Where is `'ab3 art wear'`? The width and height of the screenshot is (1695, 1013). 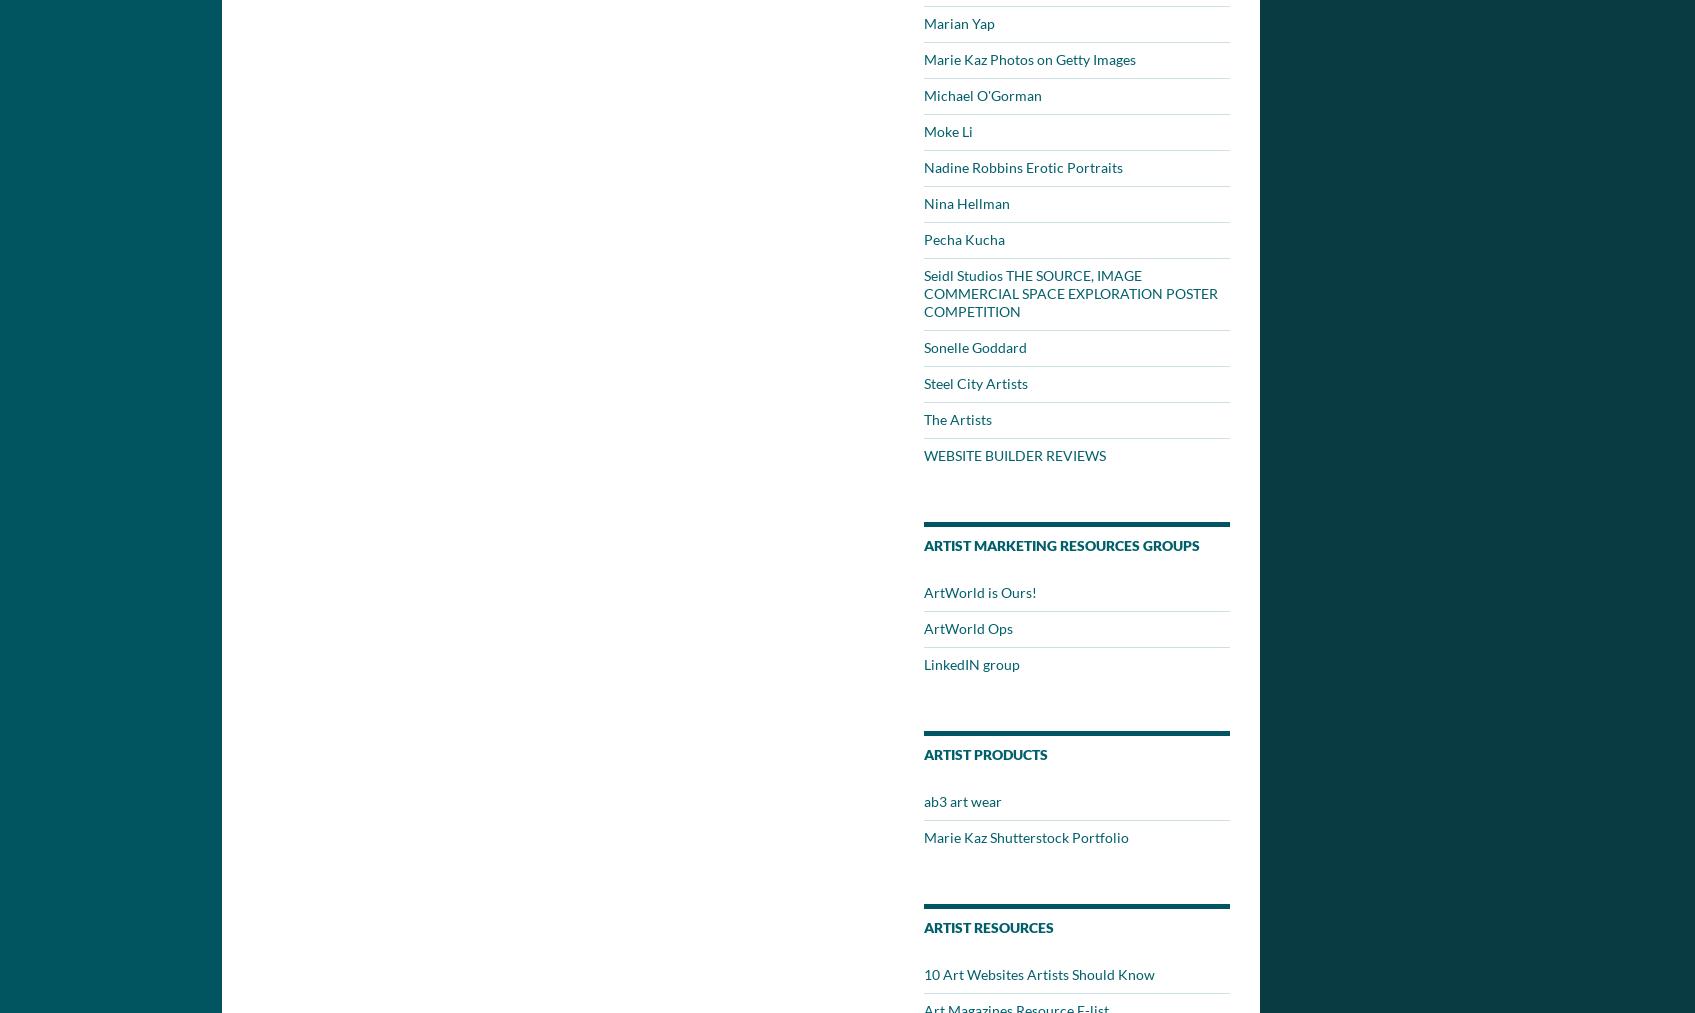
'ab3 art wear' is located at coordinates (962, 801).